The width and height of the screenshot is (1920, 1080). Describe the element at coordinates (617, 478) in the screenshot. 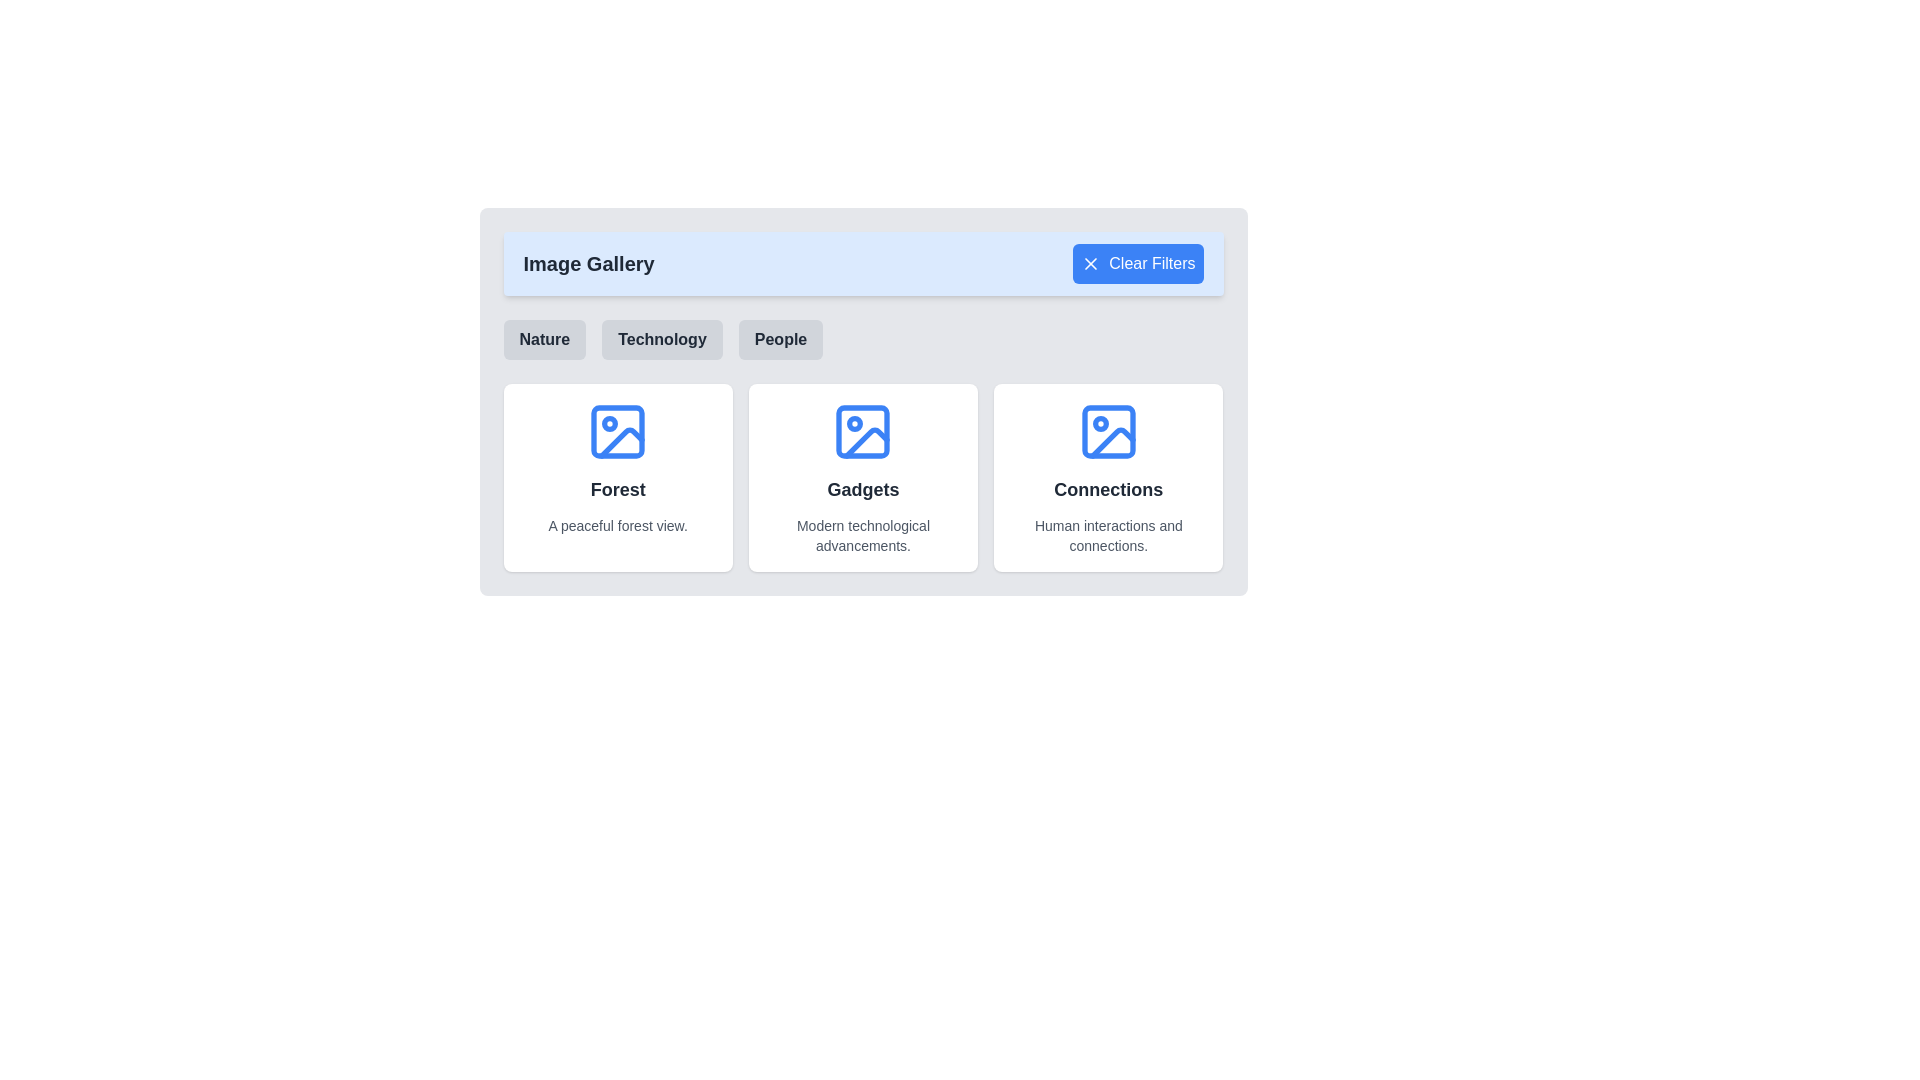

I see `the 'Forest' card in the image gallery, which is the first card in the first column of a three-column grid layout` at that location.